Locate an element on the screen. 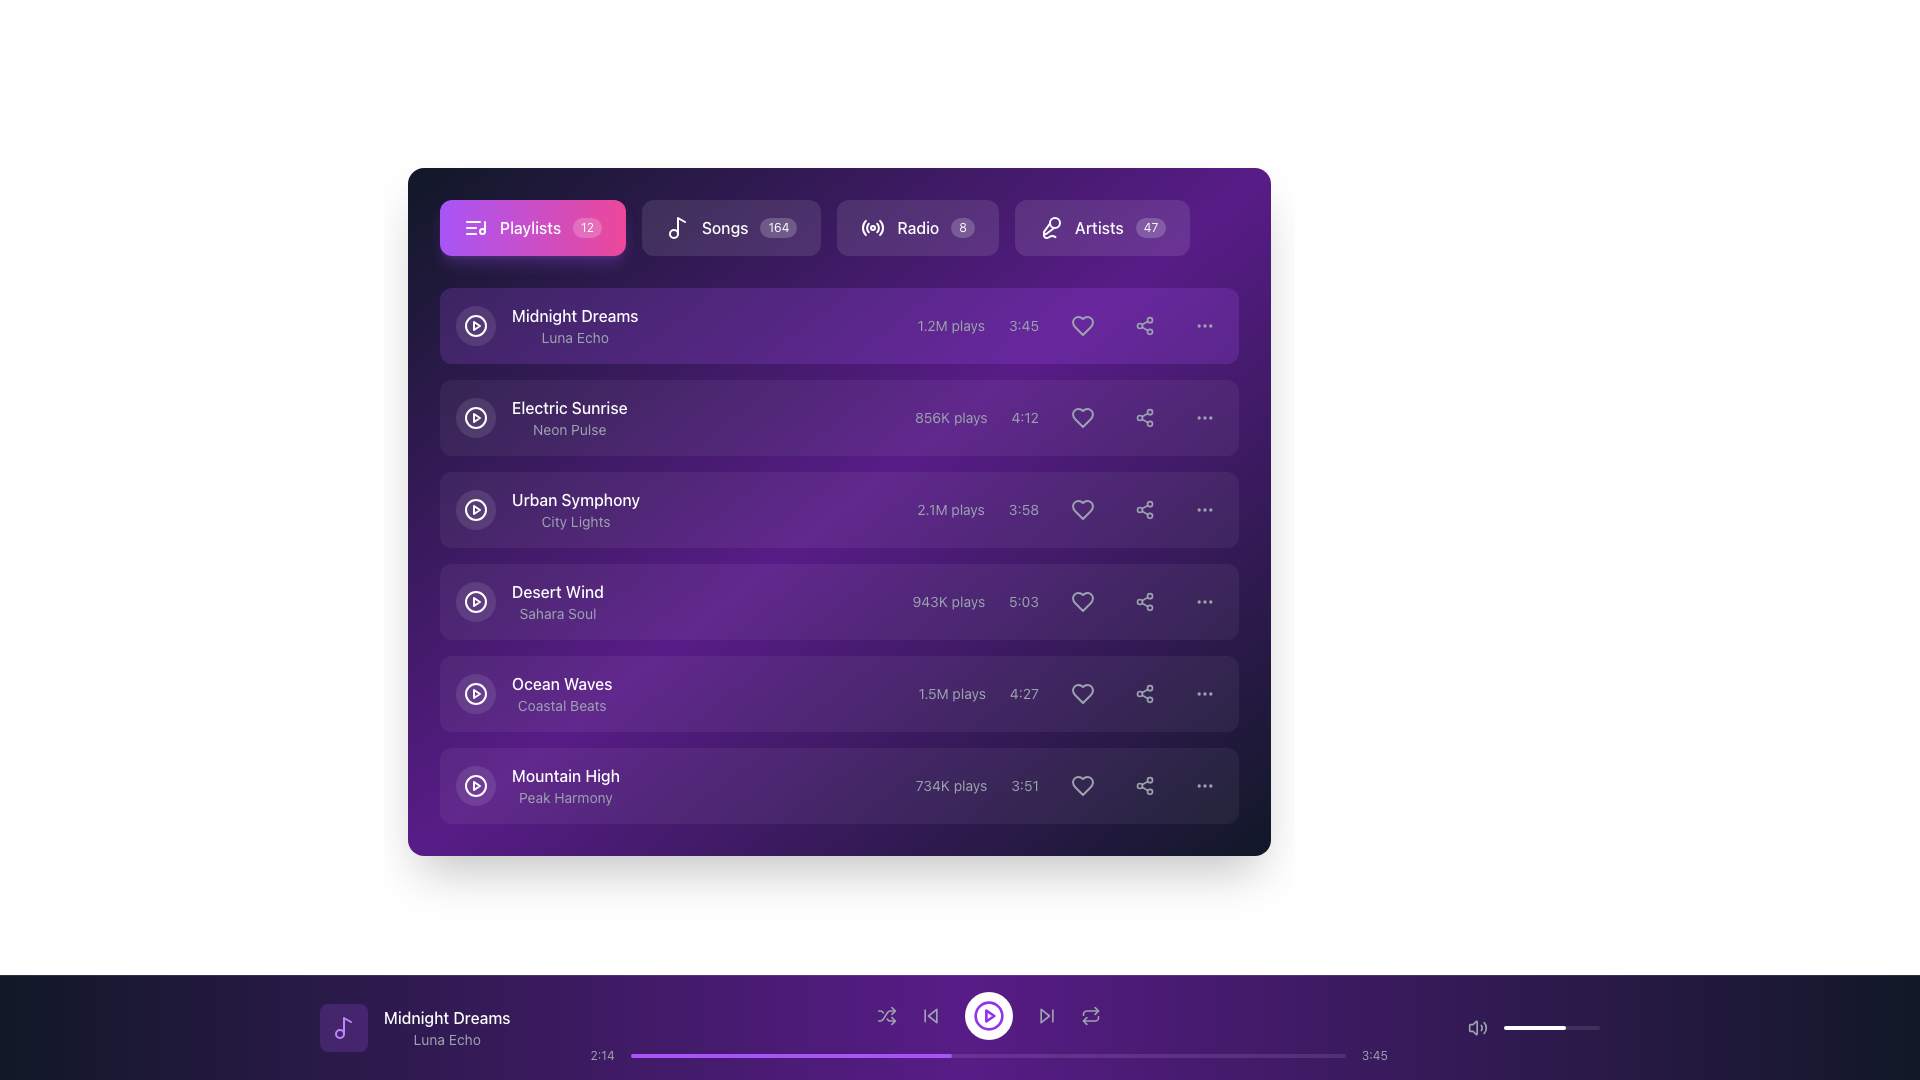  the share icon located in the first row of the playlist table, positioned to the right of the time duration '3:45' and next to the heart icon is located at coordinates (1145, 325).